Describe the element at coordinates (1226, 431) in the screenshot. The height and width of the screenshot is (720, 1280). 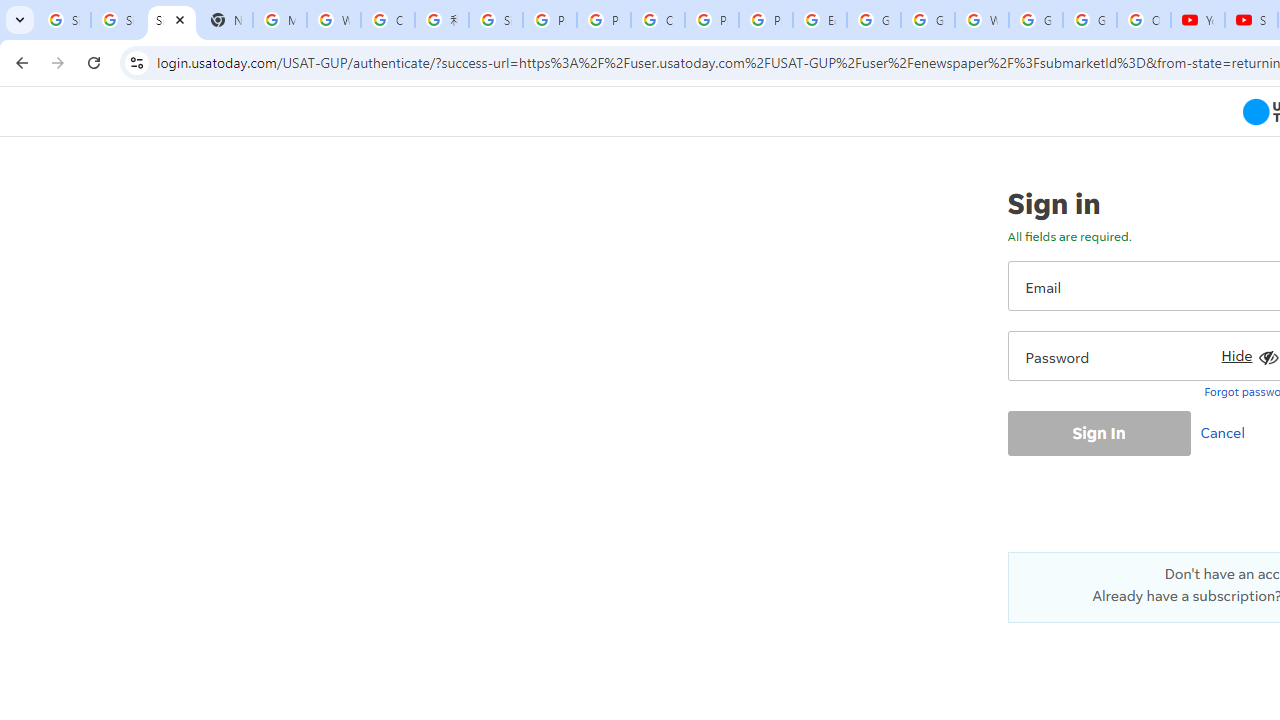
I see `'Cancel'` at that location.